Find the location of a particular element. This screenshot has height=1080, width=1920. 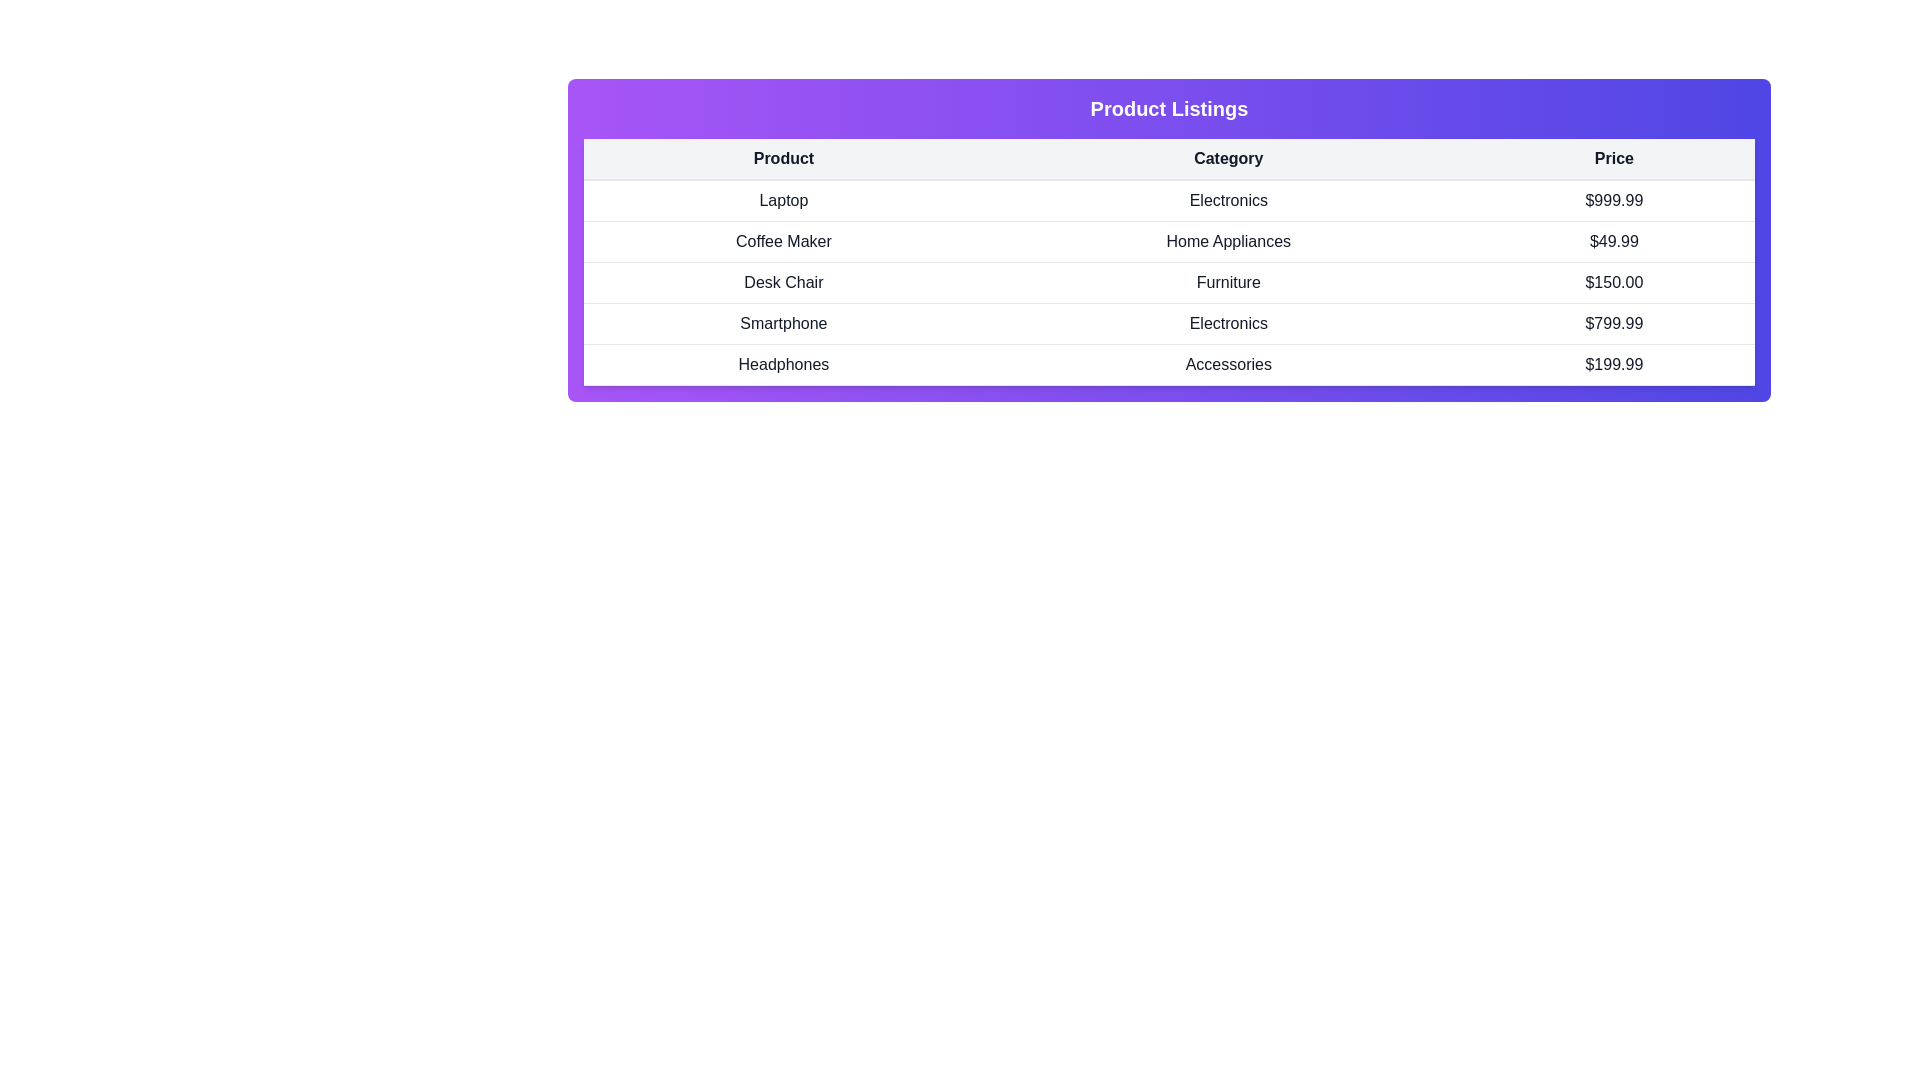

the 'Category' header in the table, which is located between the 'Product' and 'Price' headers is located at coordinates (1227, 158).